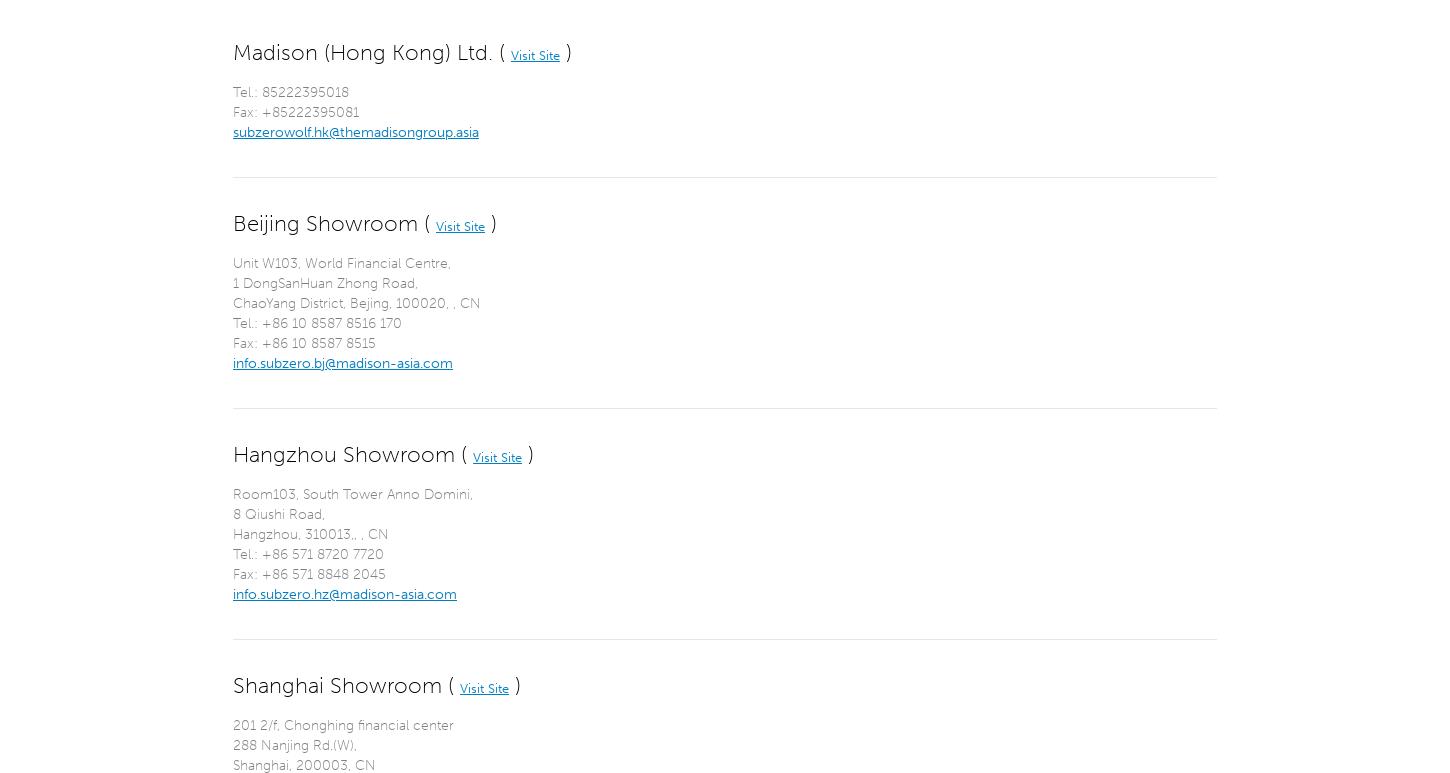 The image size is (1450, 773). What do you see at coordinates (294, 744) in the screenshot?
I see `'288 Nanjing Rd.(W),'` at bounding box center [294, 744].